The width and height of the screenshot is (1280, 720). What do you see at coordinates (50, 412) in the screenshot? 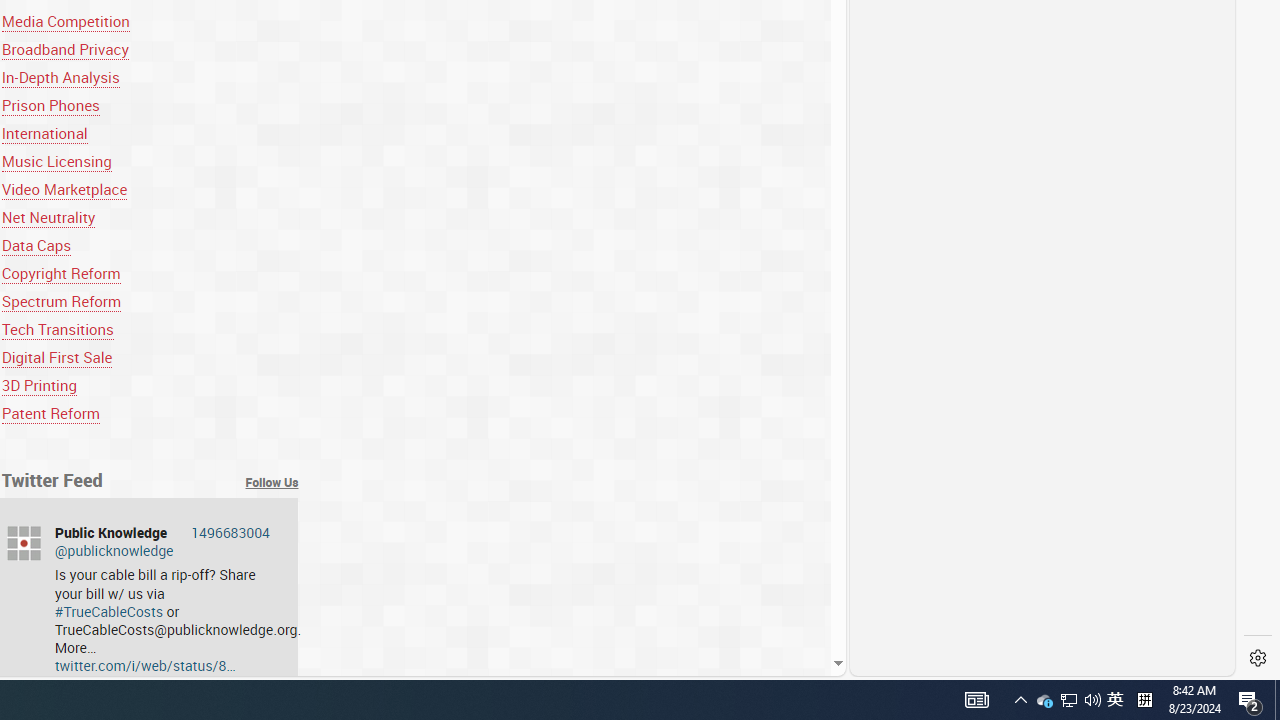
I see `'Patent Reform'` at bounding box center [50, 412].